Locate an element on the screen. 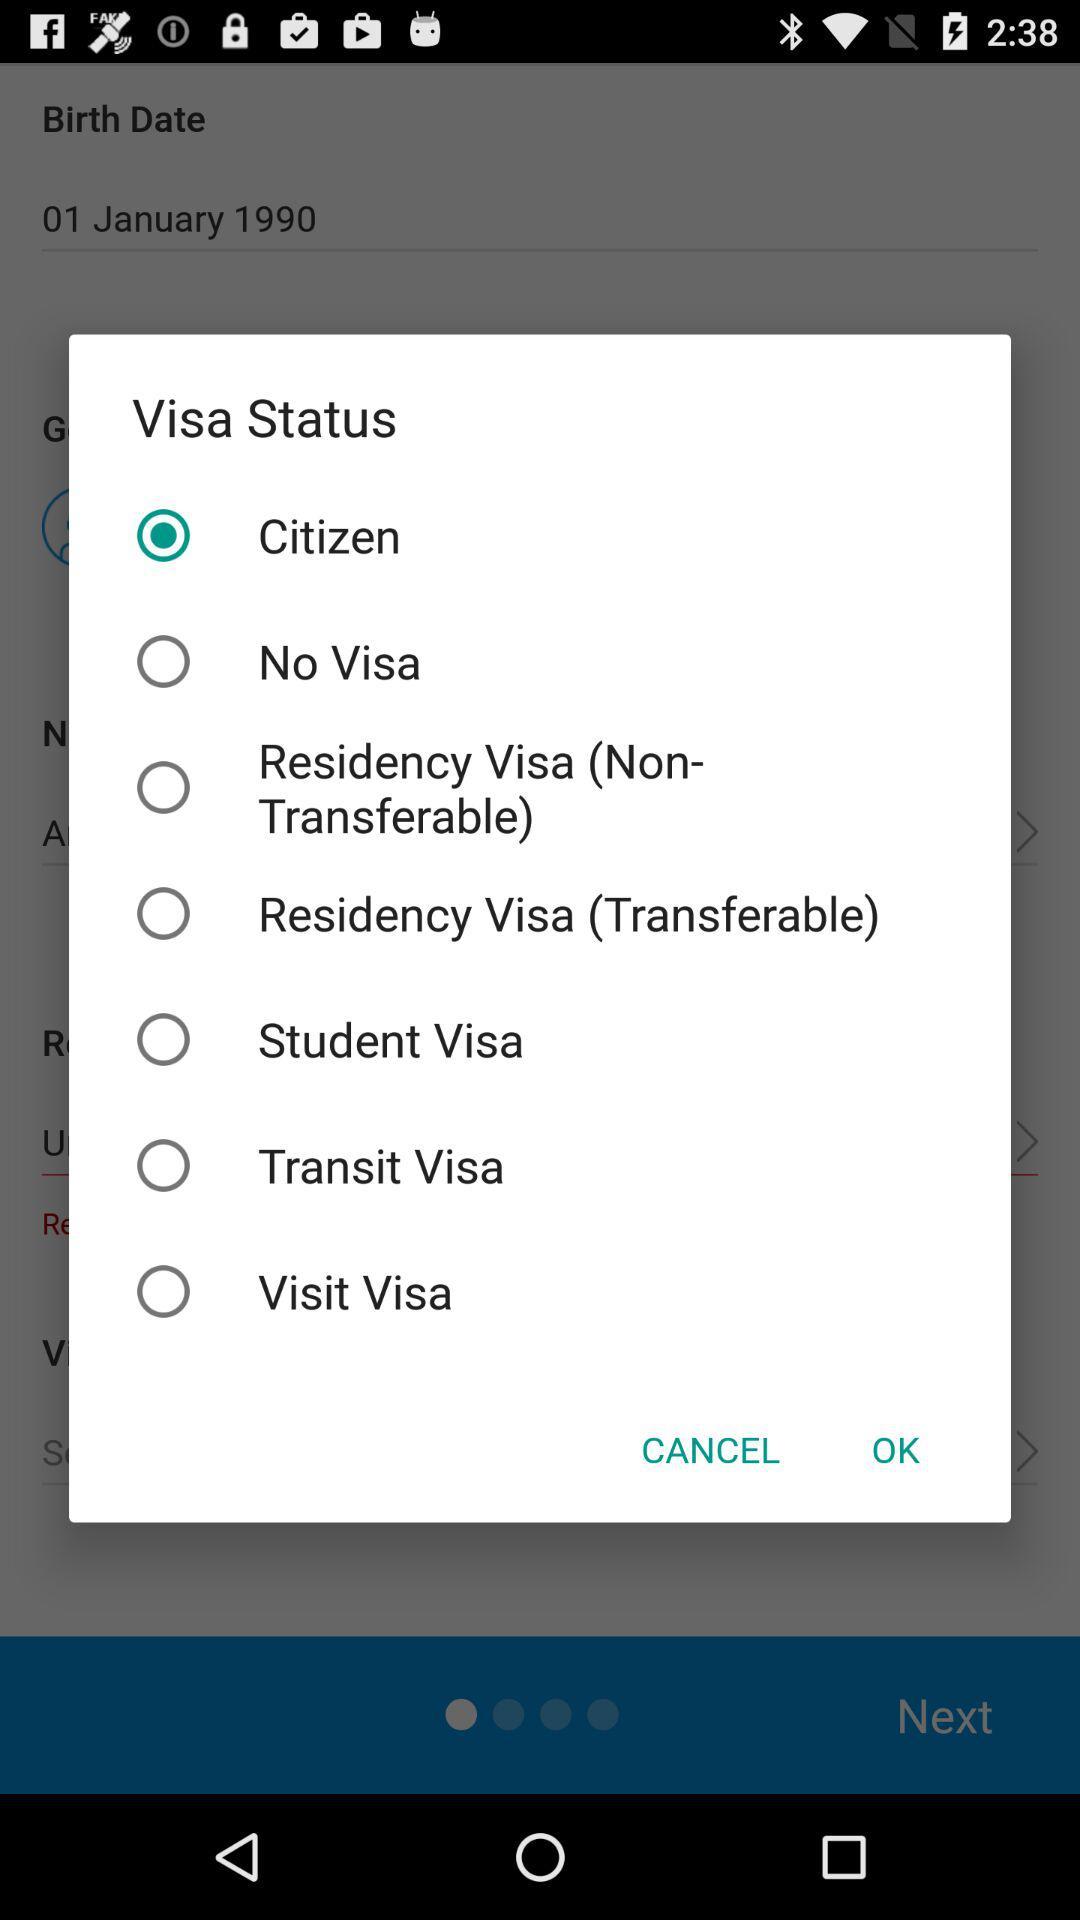 This screenshot has height=1920, width=1080. the item to the right of cancel icon is located at coordinates (894, 1449).